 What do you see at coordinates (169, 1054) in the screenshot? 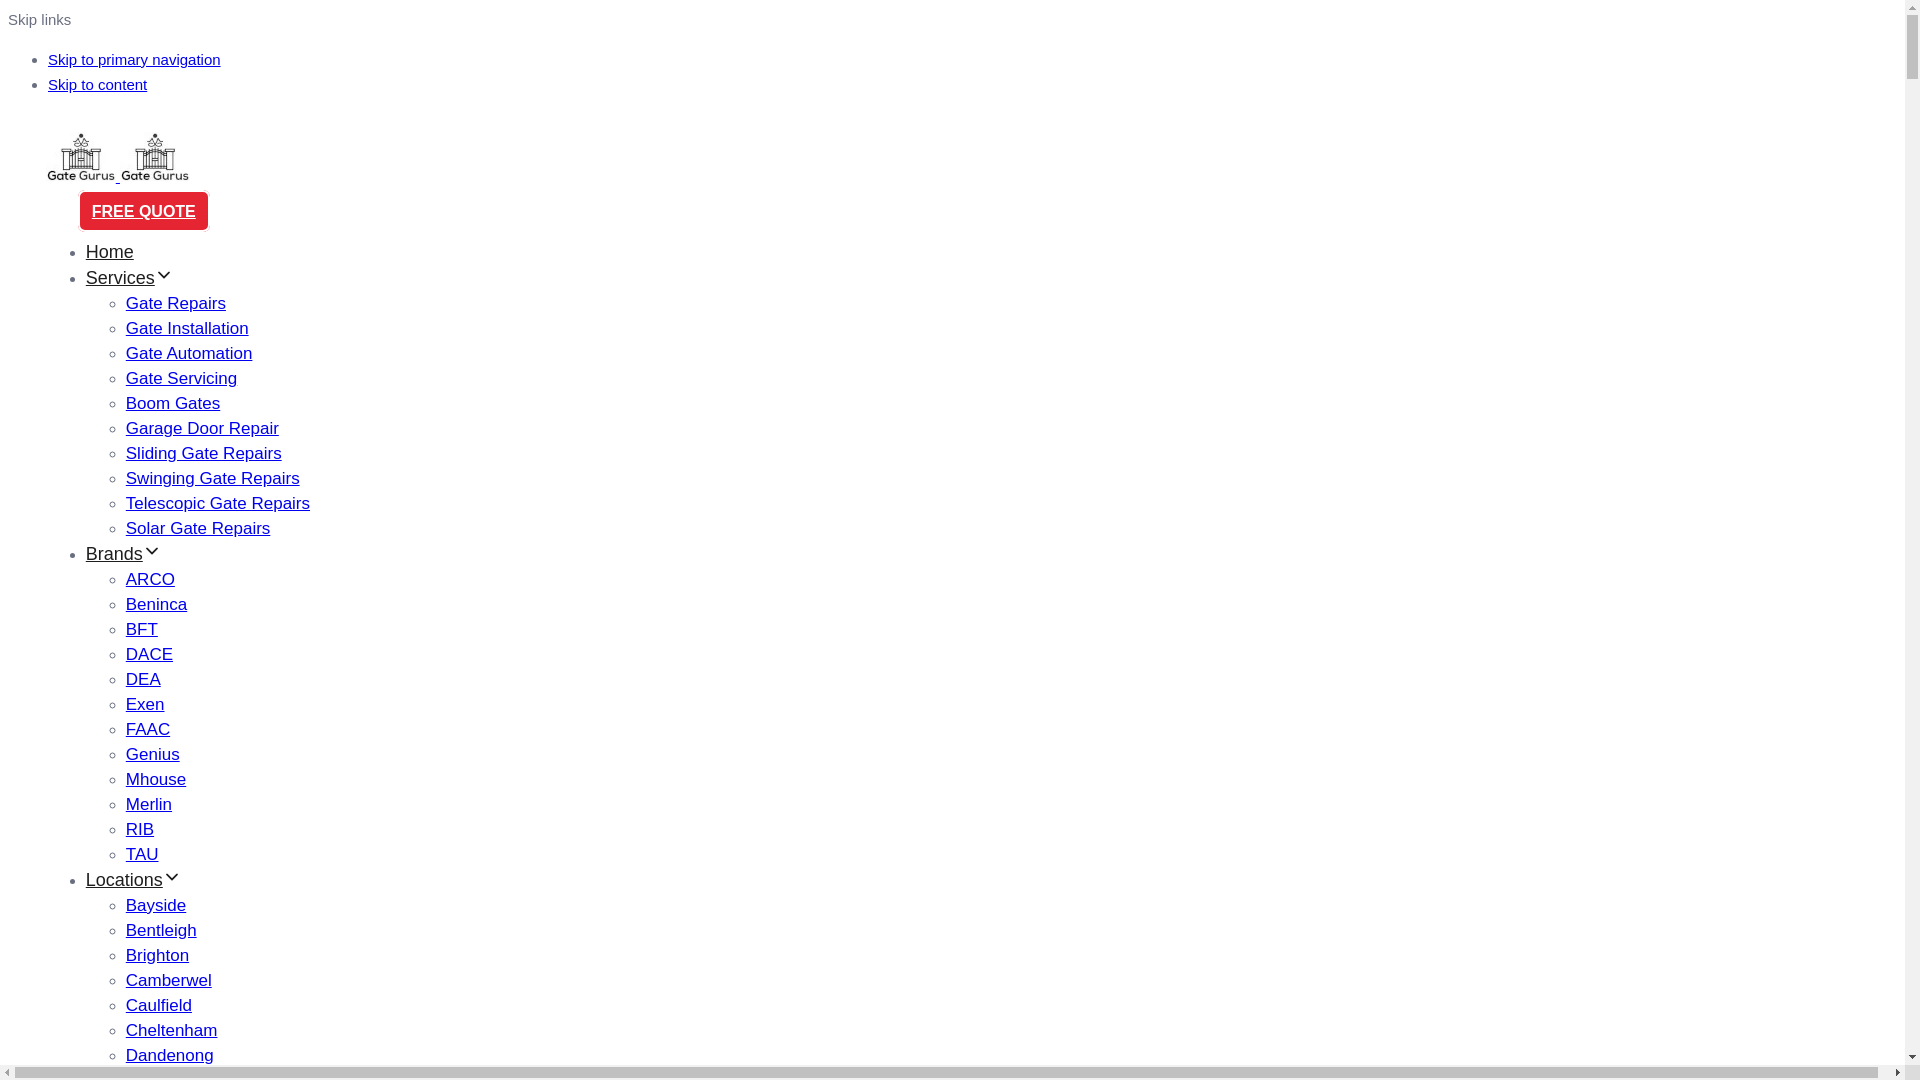
I see `'Dandenong'` at bounding box center [169, 1054].